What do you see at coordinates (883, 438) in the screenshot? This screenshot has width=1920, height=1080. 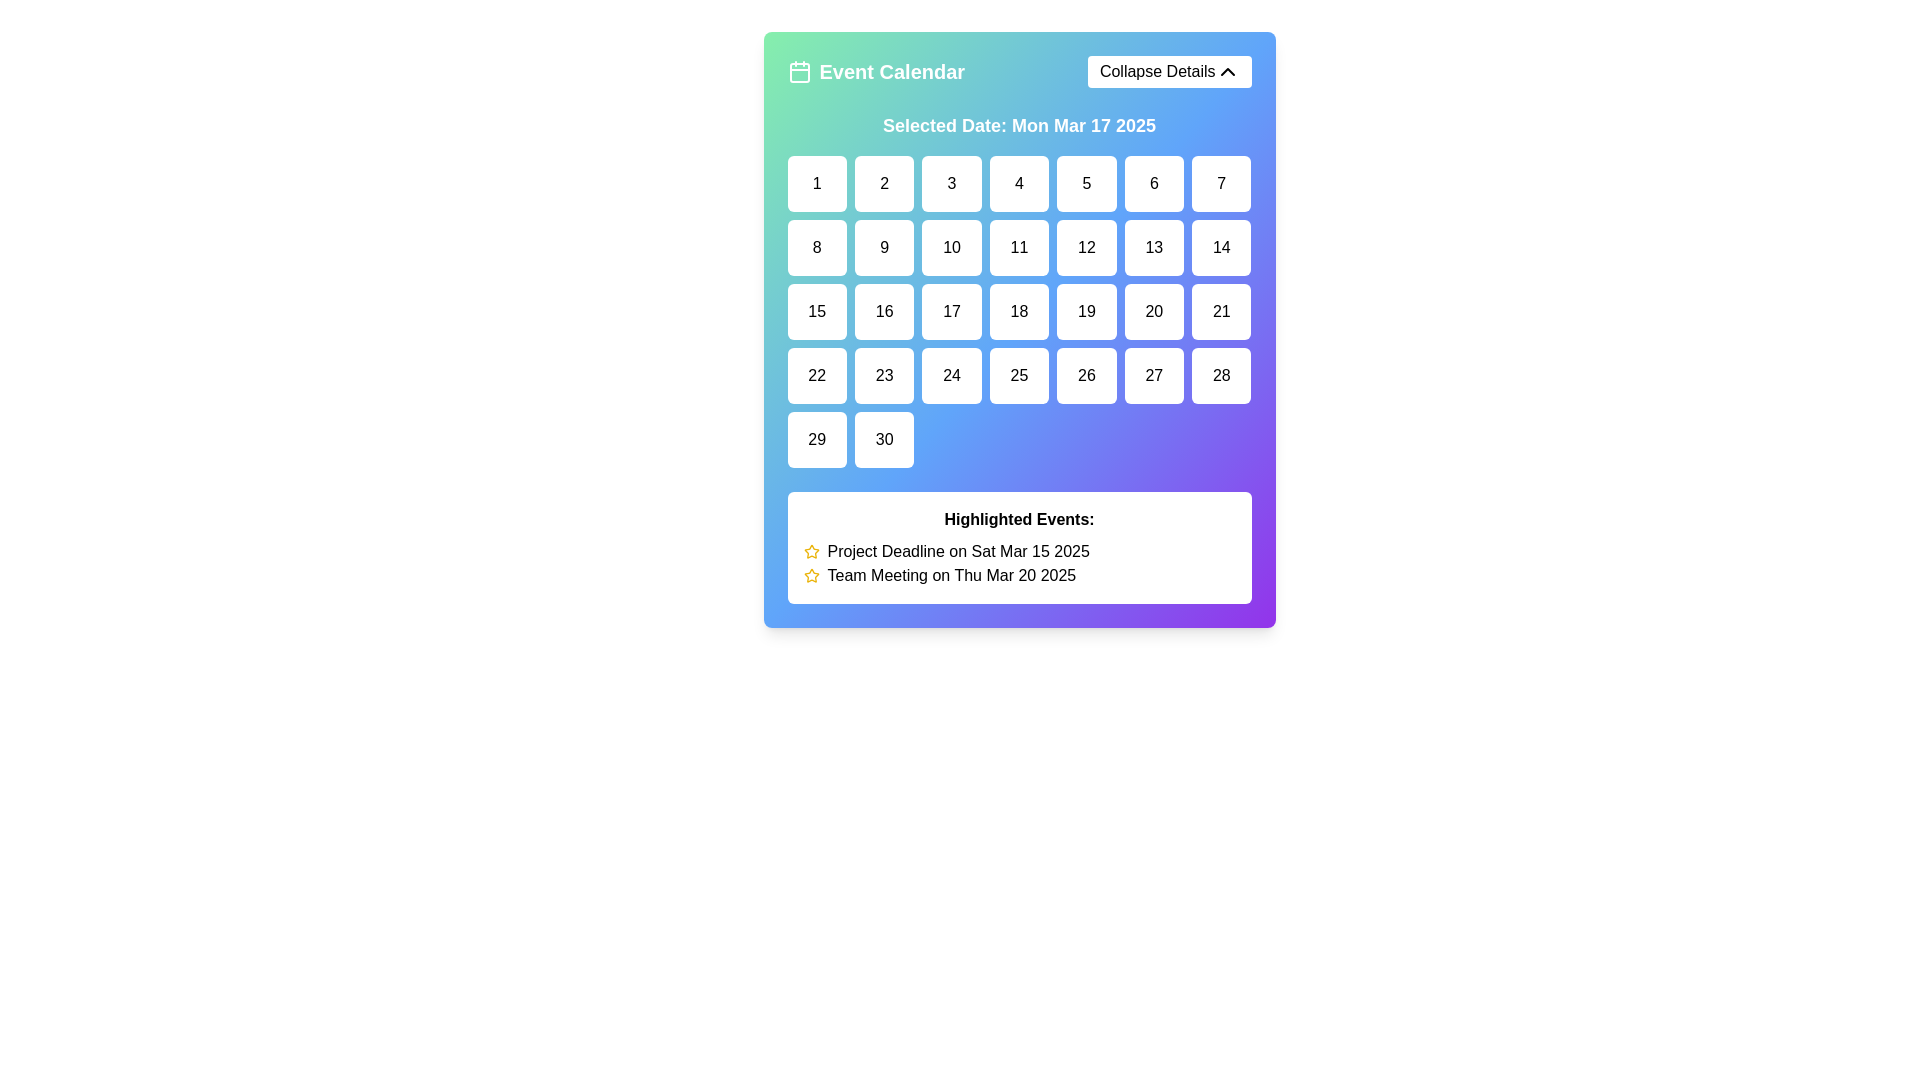 I see `the button representing day 30 in the calendar` at bounding box center [883, 438].